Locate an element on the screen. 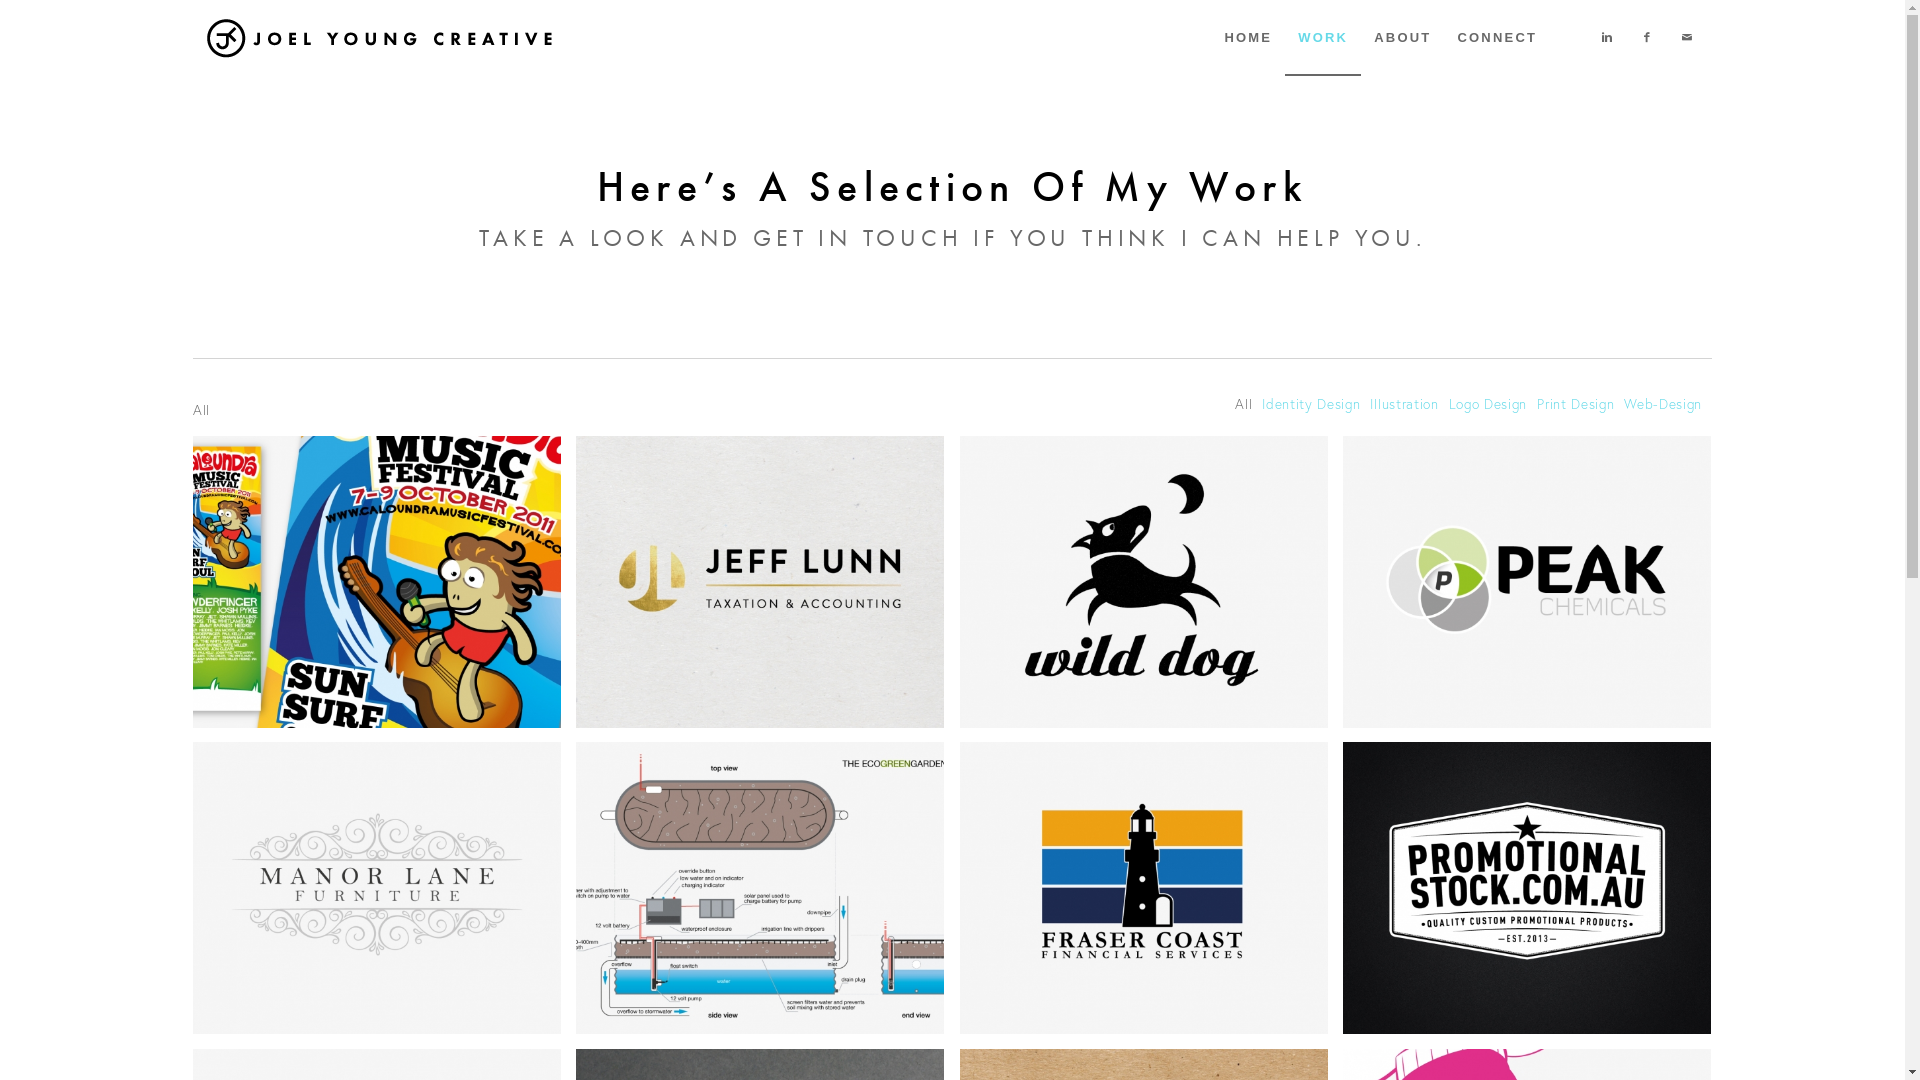  'Mail' is located at coordinates (1685, 37).